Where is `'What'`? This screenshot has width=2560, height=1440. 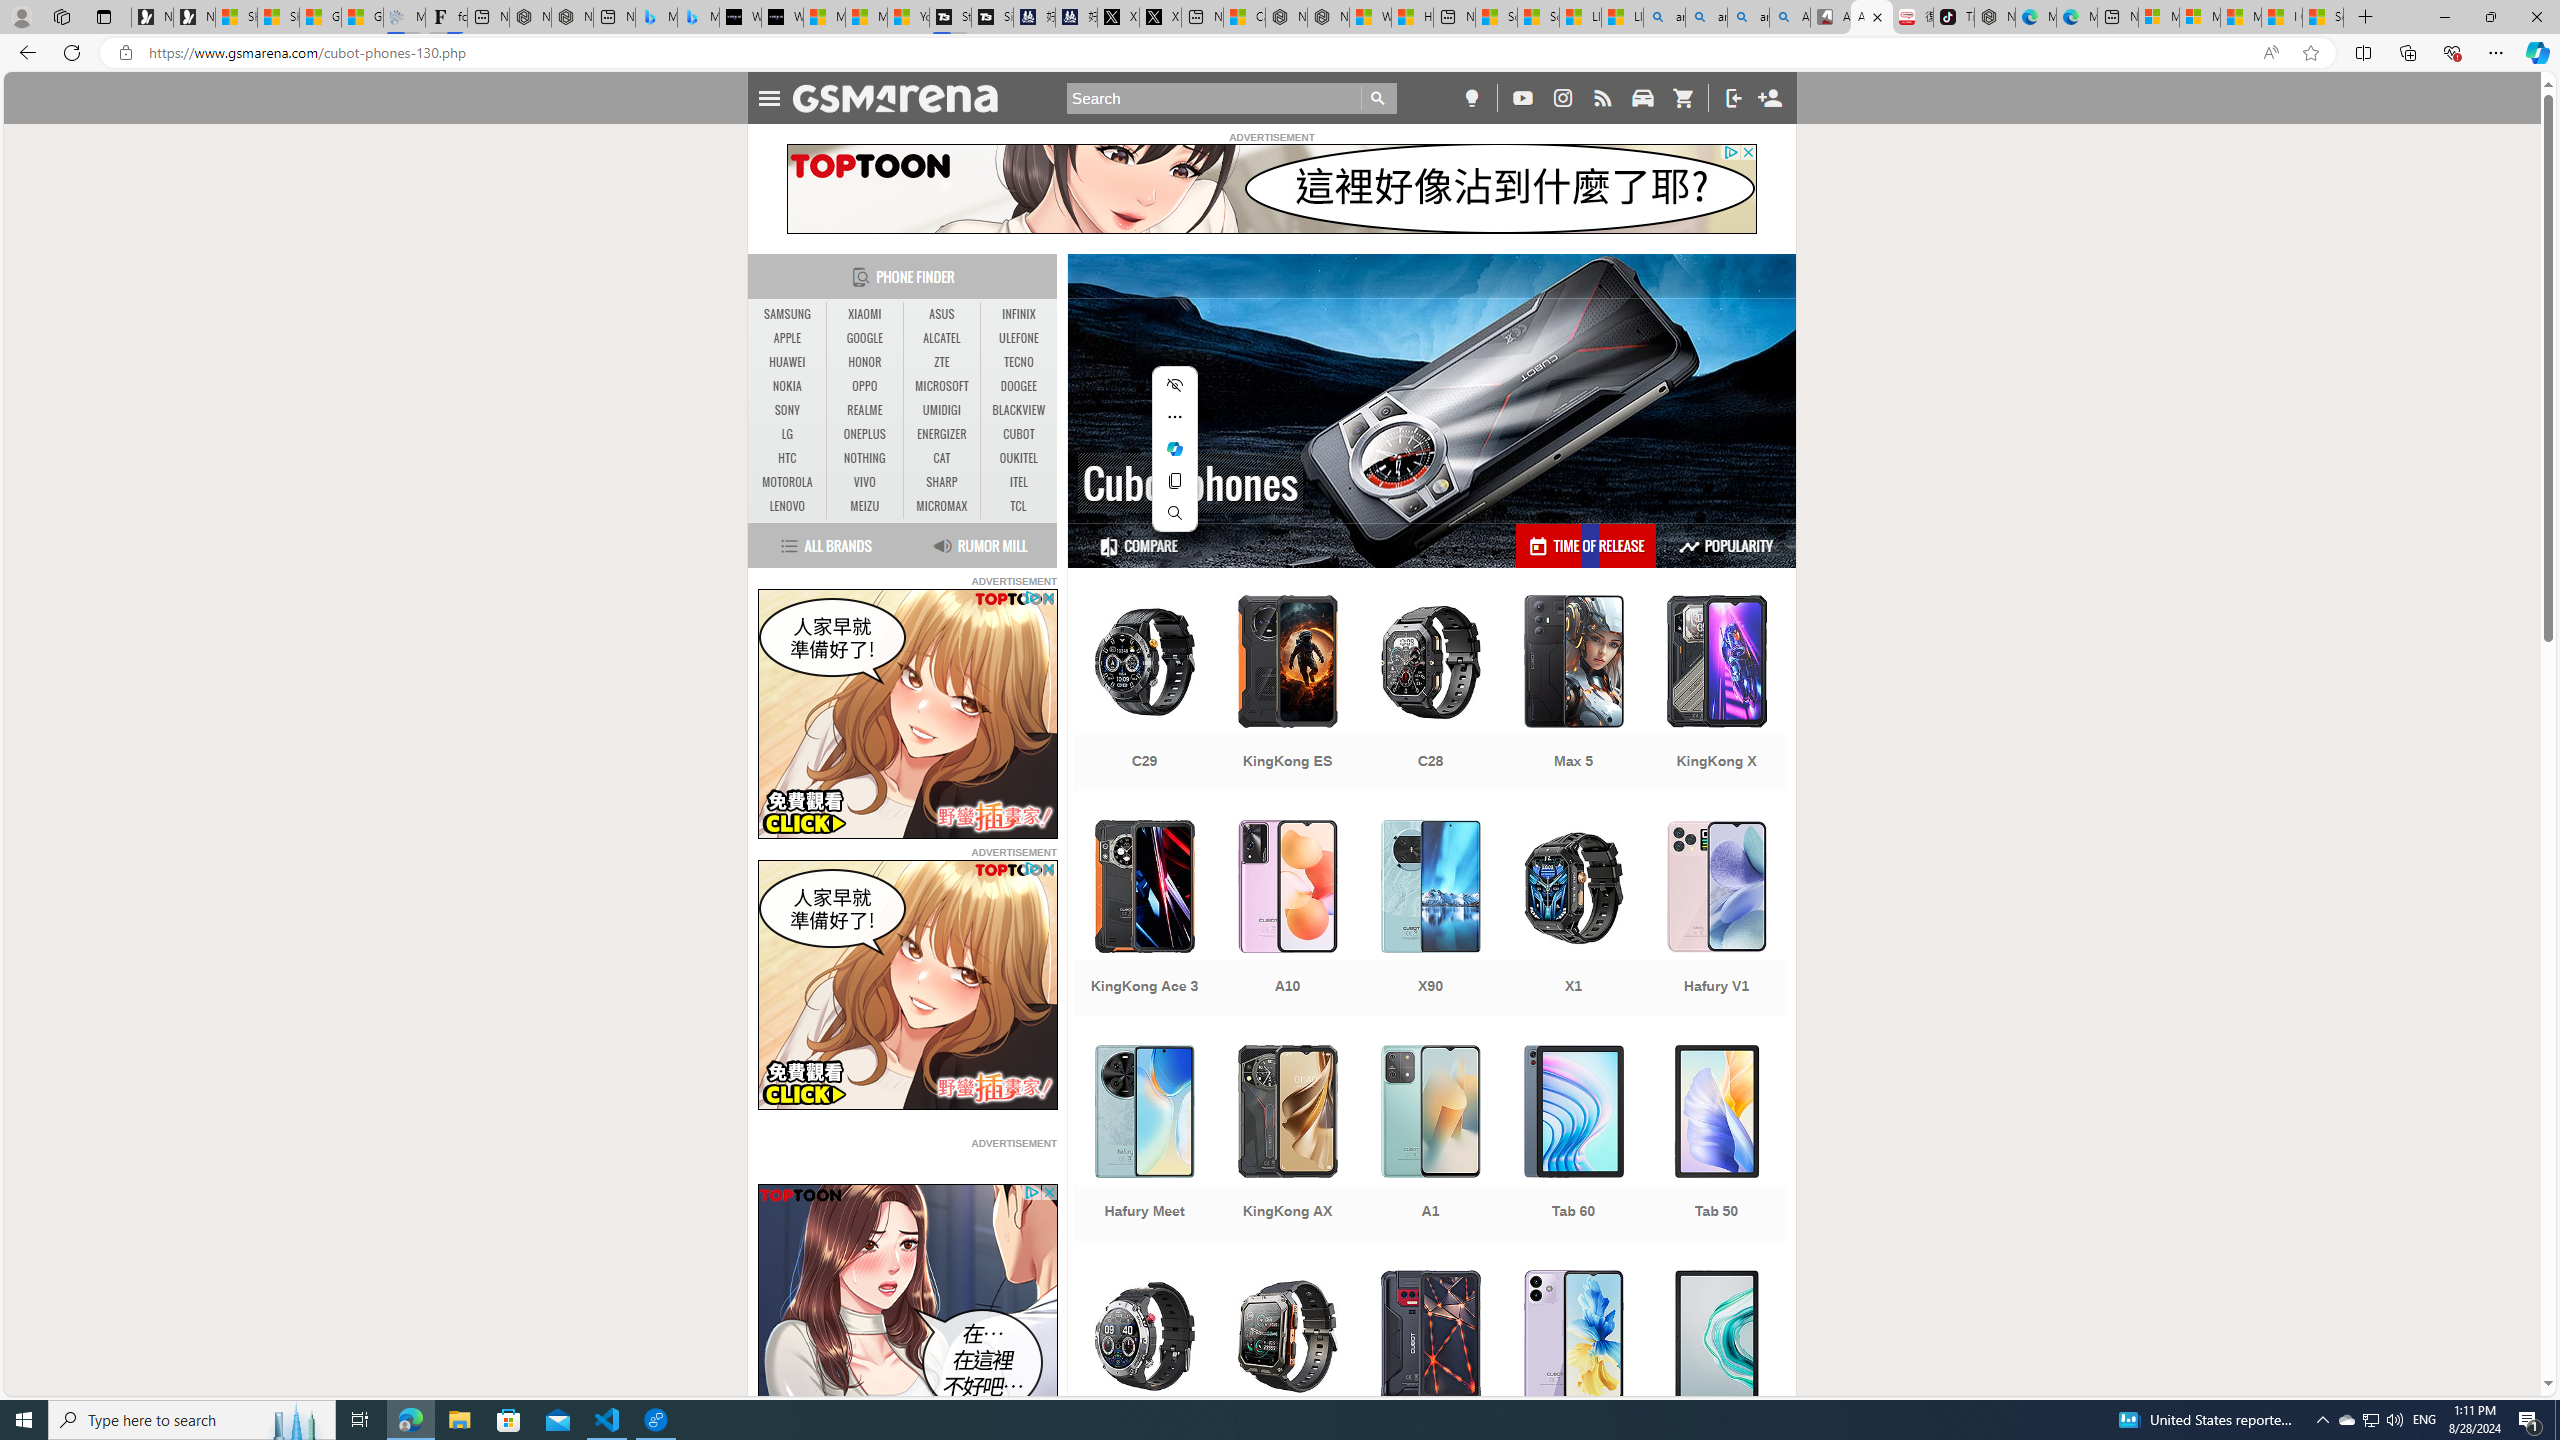 'What' is located at coordinates (782, 16).